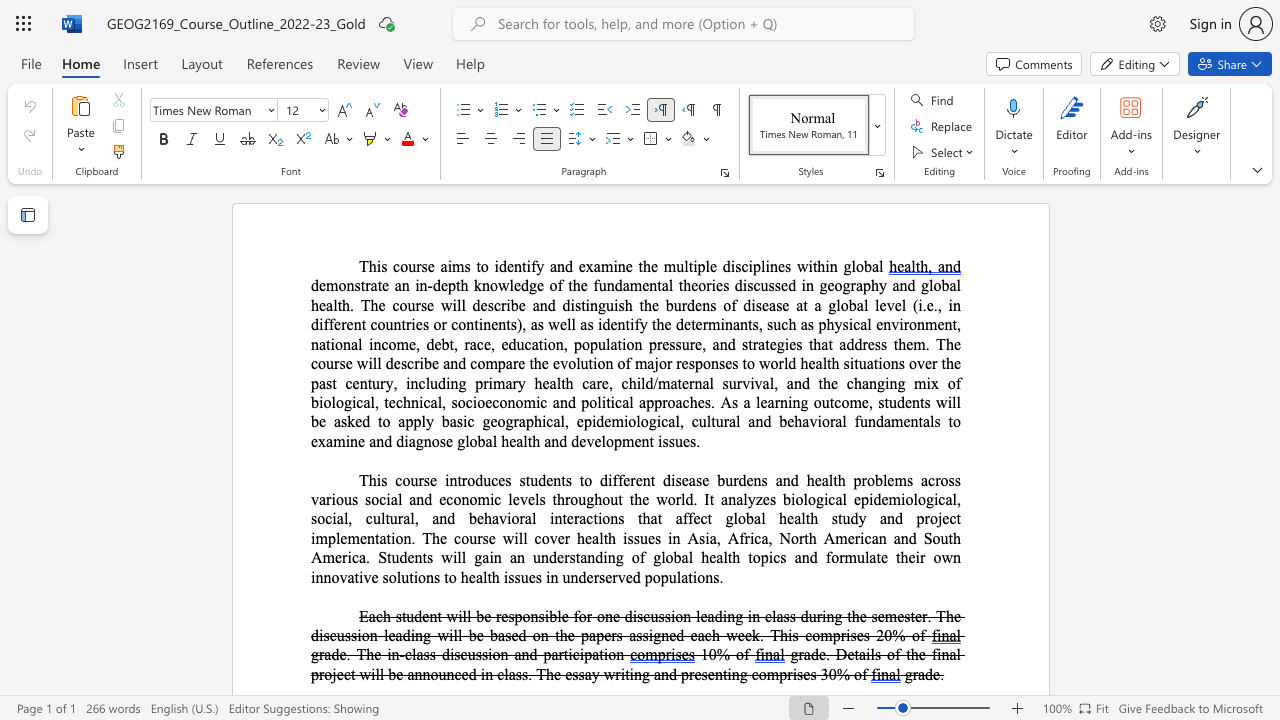 The width and height of the screenshot is (1280, 720). Describe the element at coordinates (444, 420) in the screenshot. I see `the 2th character "b" in the text` at that location.